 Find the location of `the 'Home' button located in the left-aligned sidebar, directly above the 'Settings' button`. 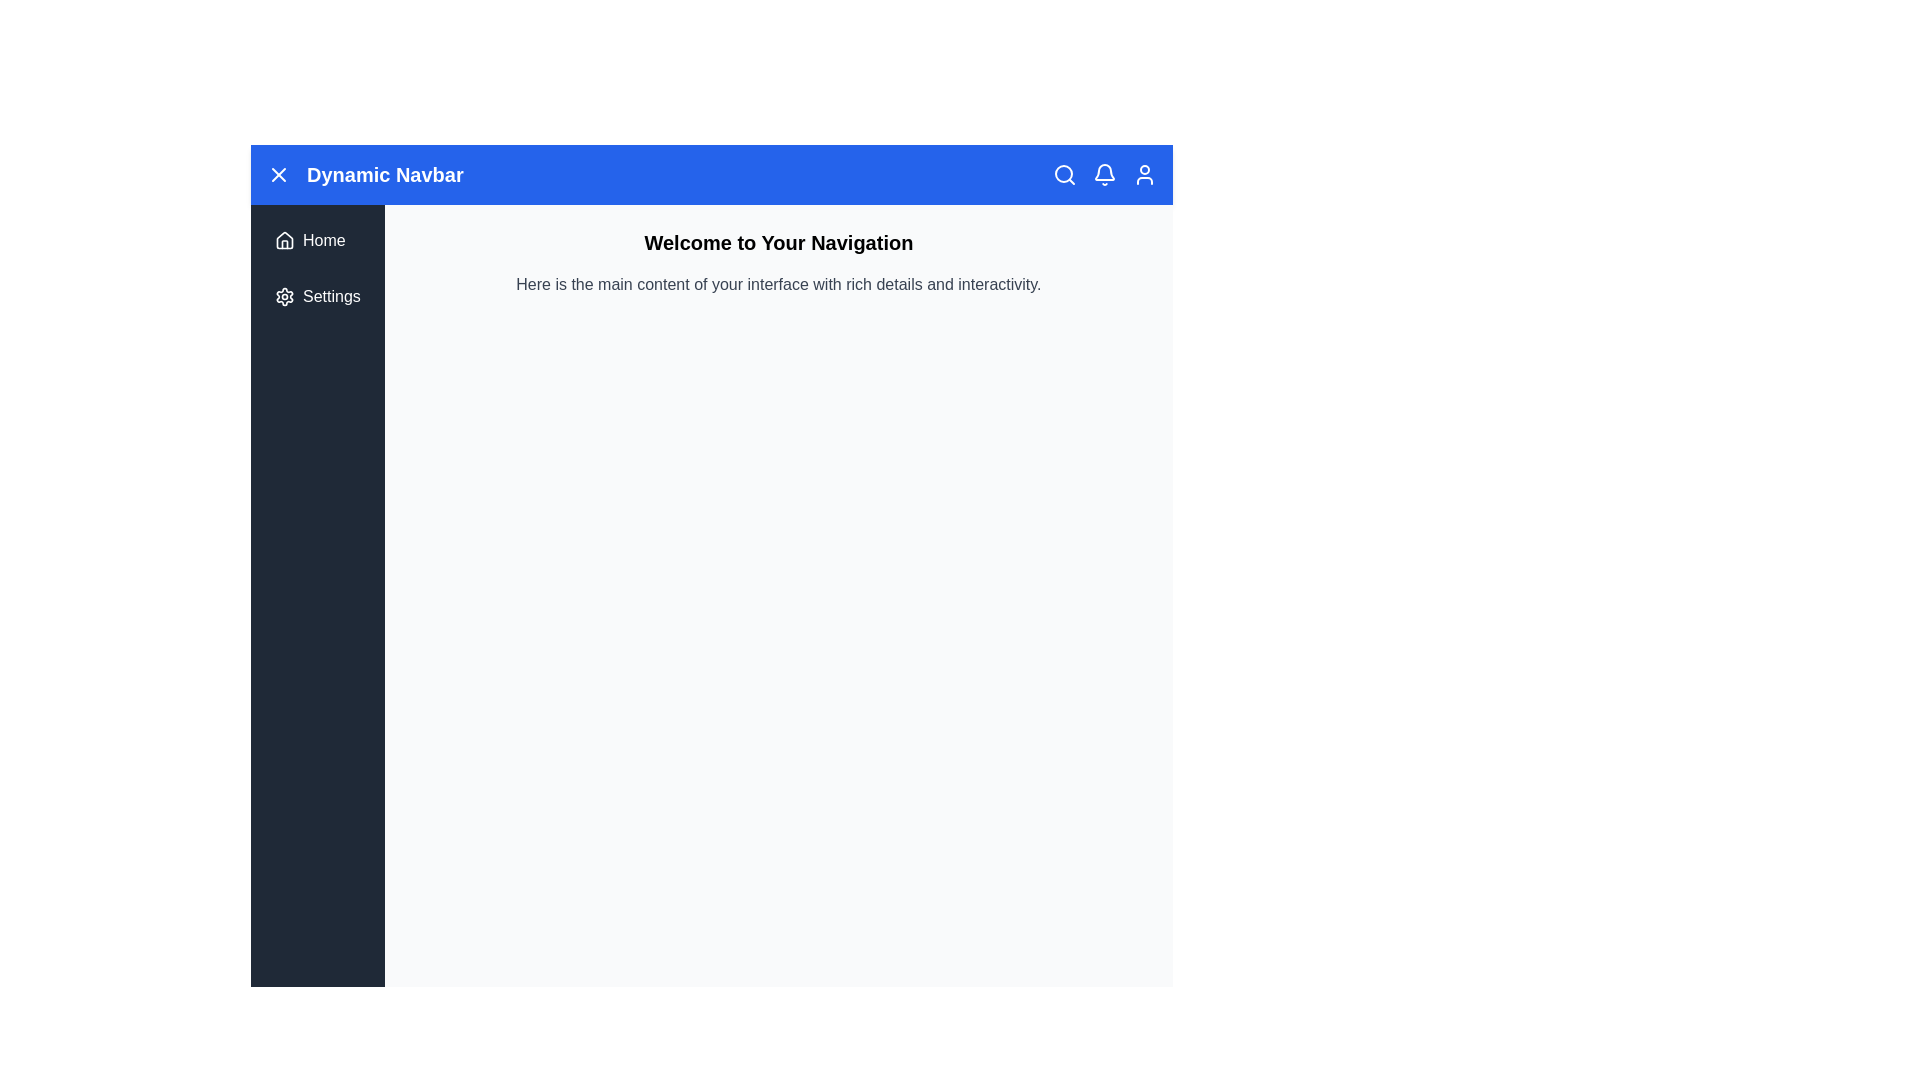

the 'Home' button located in the left-aligned sidebar, directly above the 'Settings' button is located at coordinates (316, 239).